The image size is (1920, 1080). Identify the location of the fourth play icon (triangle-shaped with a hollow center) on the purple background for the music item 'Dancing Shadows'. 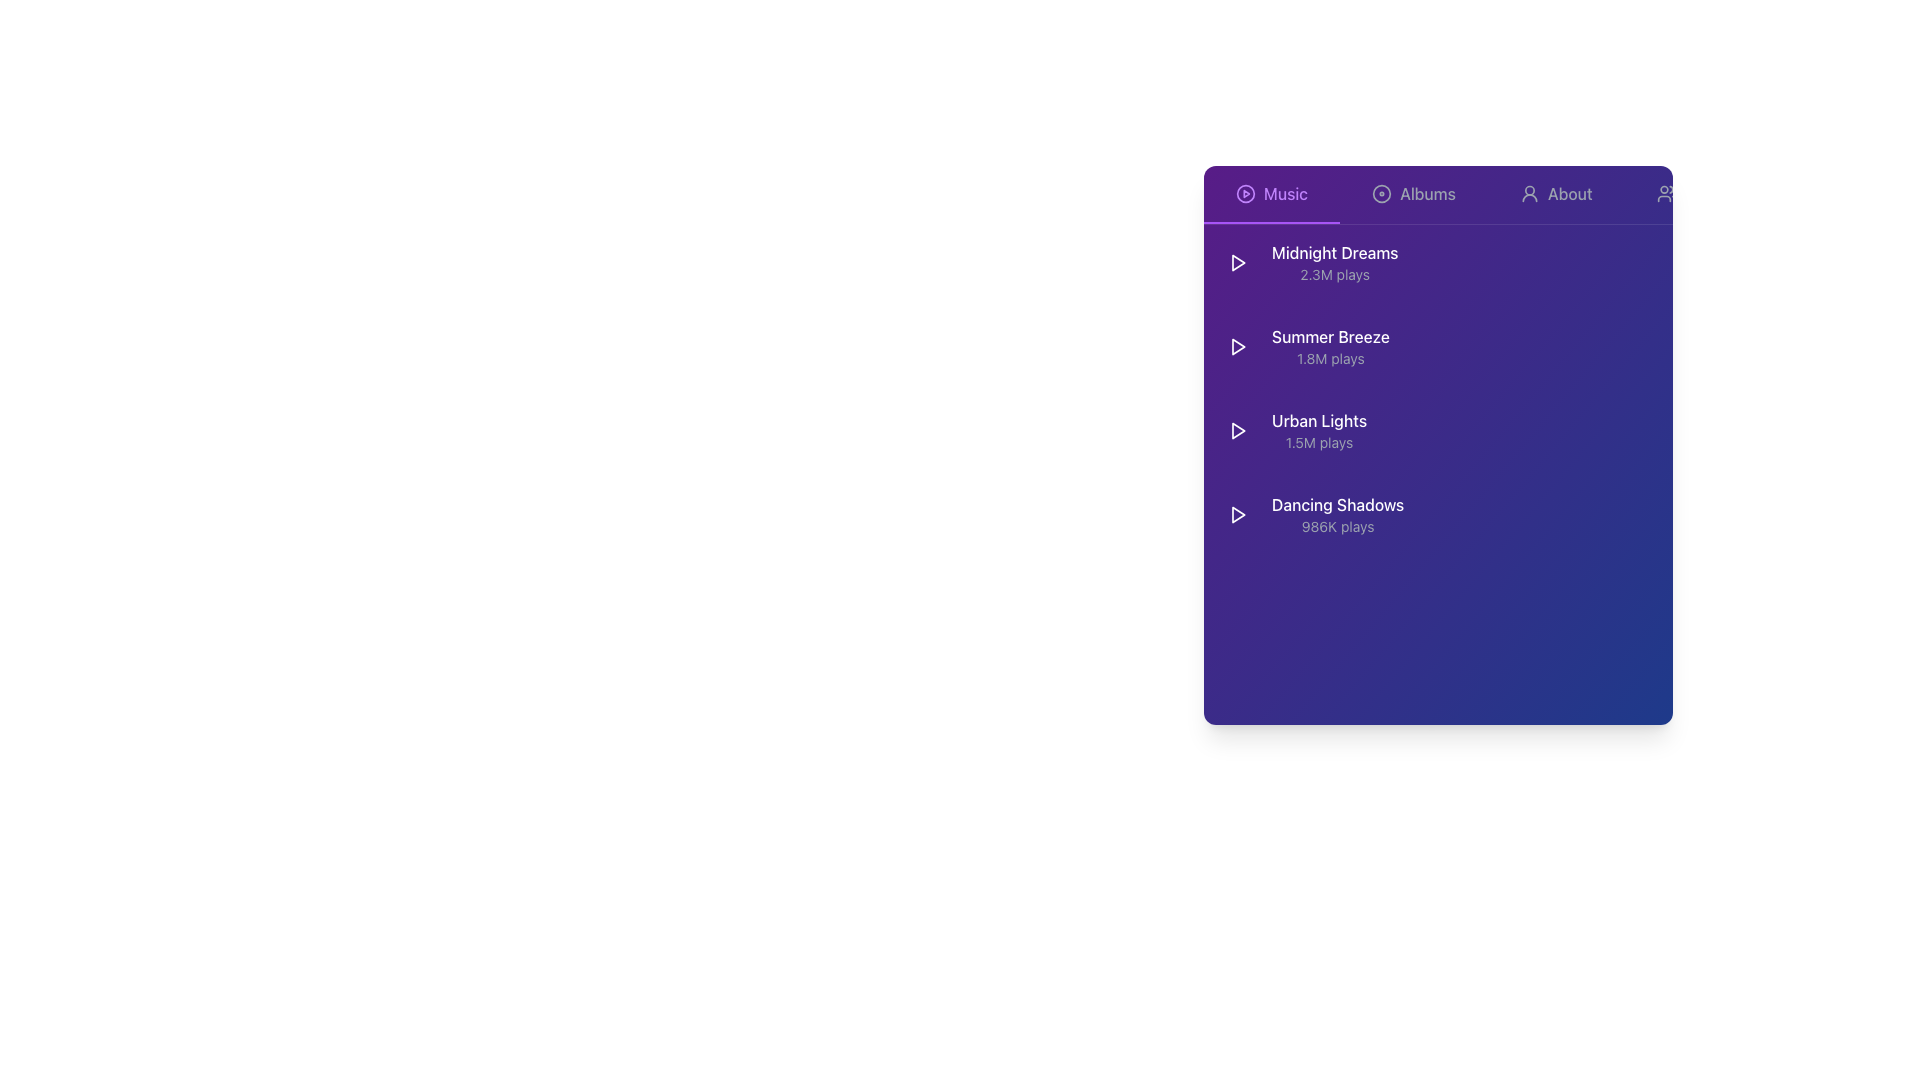
(1237, 514).